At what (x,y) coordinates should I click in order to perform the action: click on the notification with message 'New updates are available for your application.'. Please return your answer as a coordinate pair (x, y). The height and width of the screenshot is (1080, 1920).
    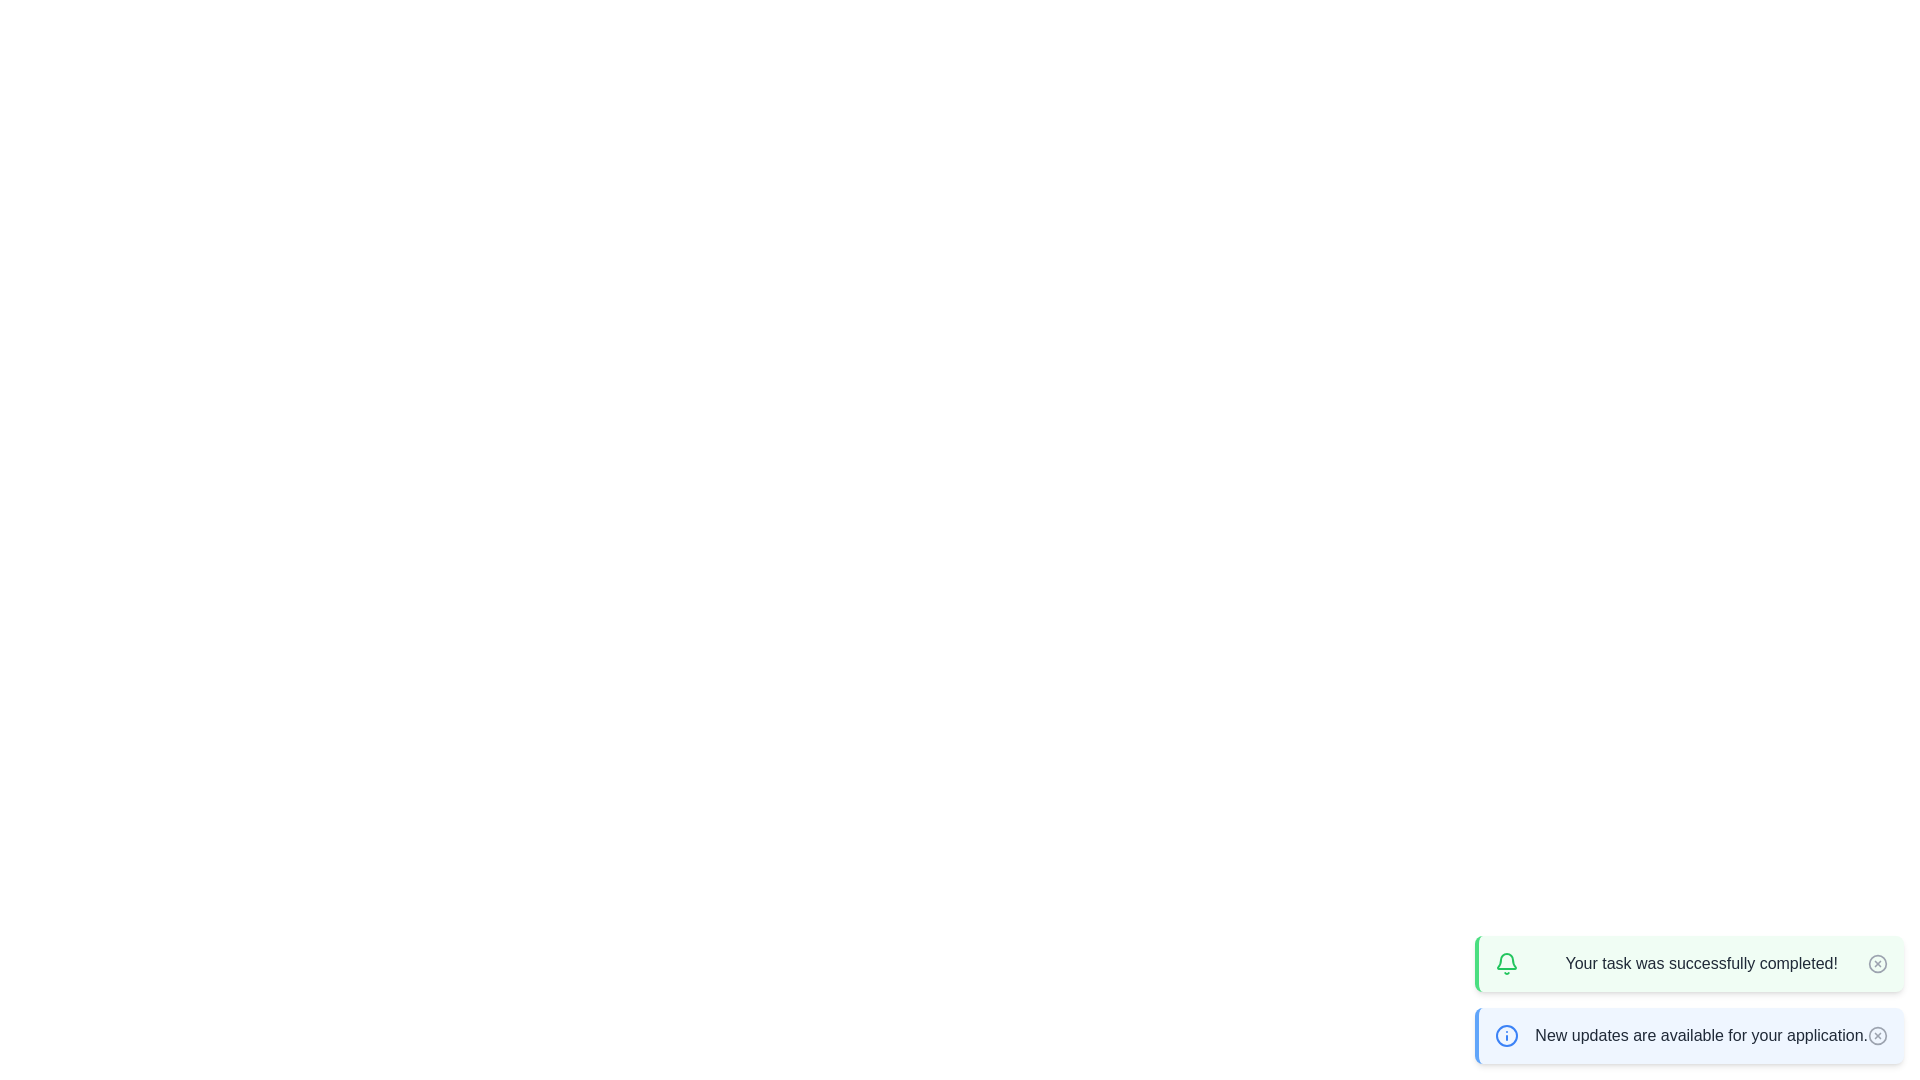
    Looking at the image, I should click on (1688, 1035).